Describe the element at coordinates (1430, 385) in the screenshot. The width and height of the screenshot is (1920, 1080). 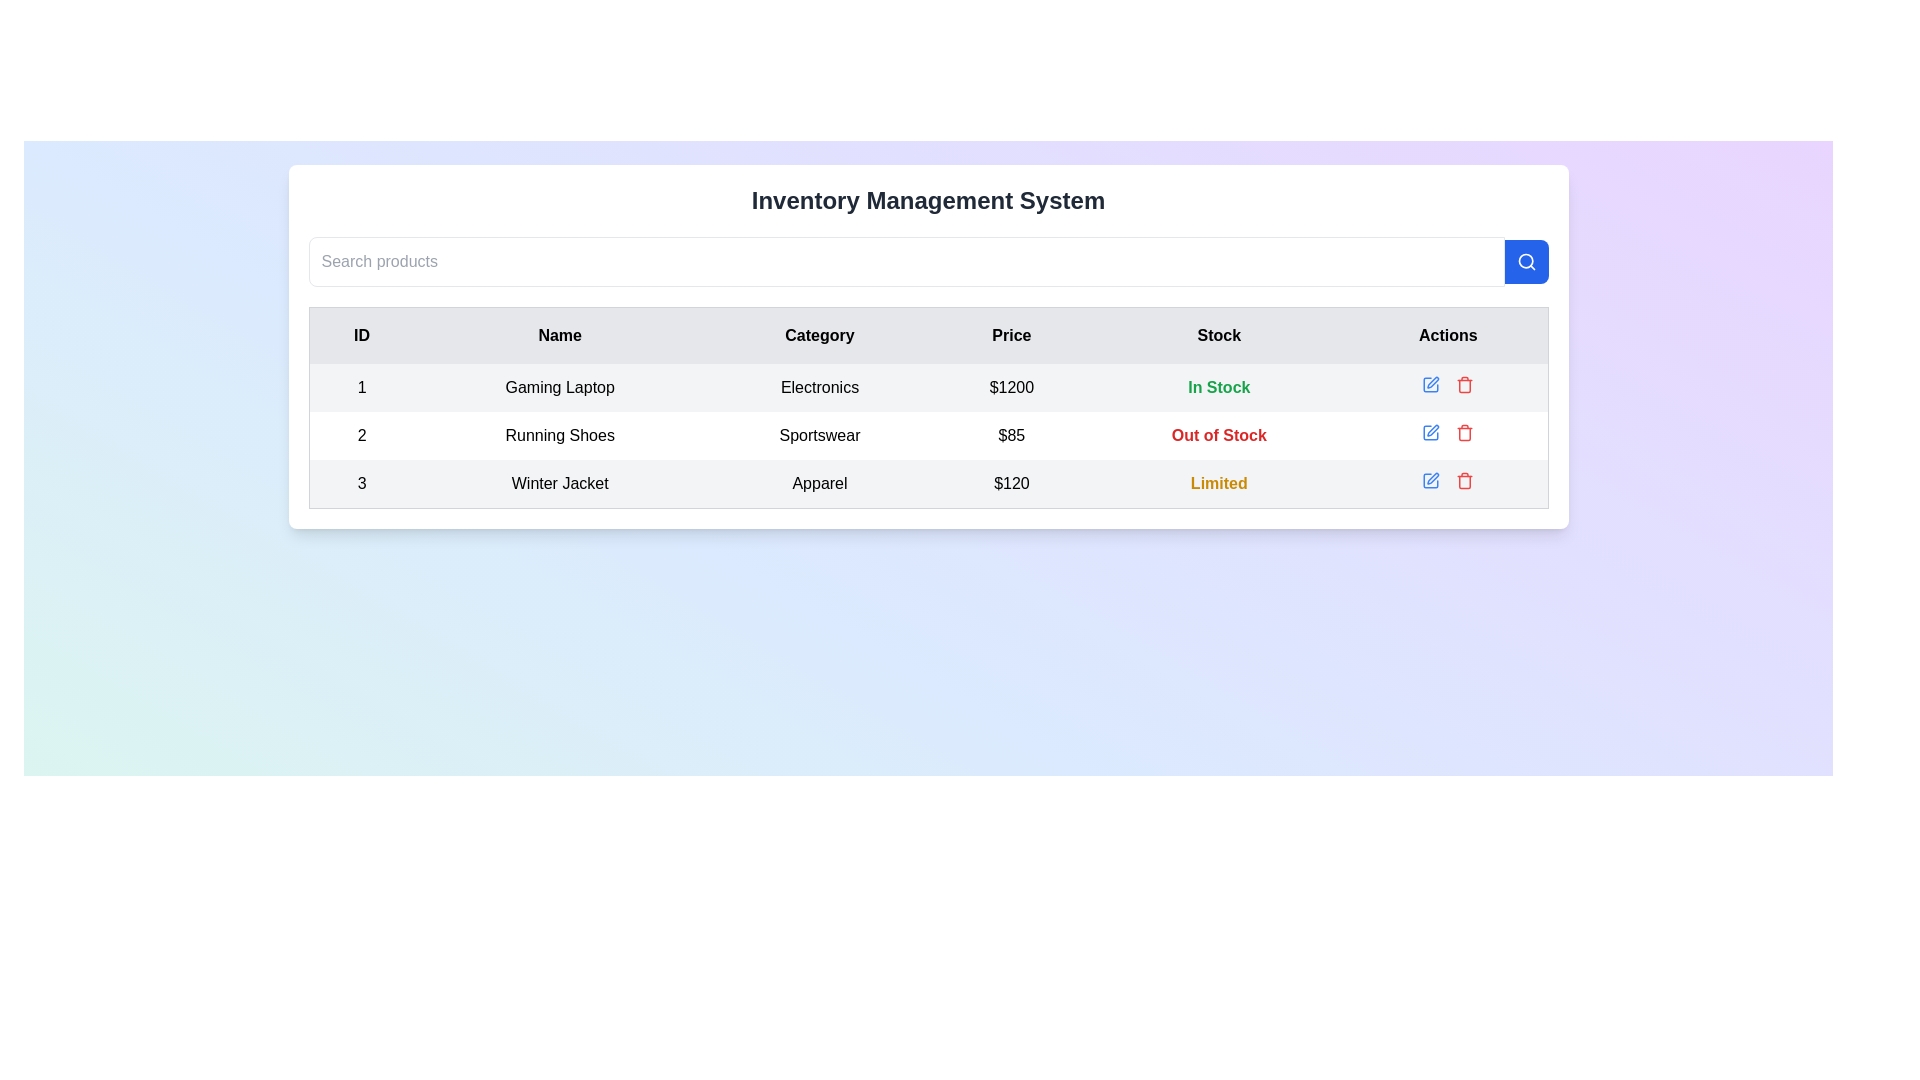
I see `the square icon with rounded corners located in the 'Actions' column next to the 'Running Shoes' entry` at that location.